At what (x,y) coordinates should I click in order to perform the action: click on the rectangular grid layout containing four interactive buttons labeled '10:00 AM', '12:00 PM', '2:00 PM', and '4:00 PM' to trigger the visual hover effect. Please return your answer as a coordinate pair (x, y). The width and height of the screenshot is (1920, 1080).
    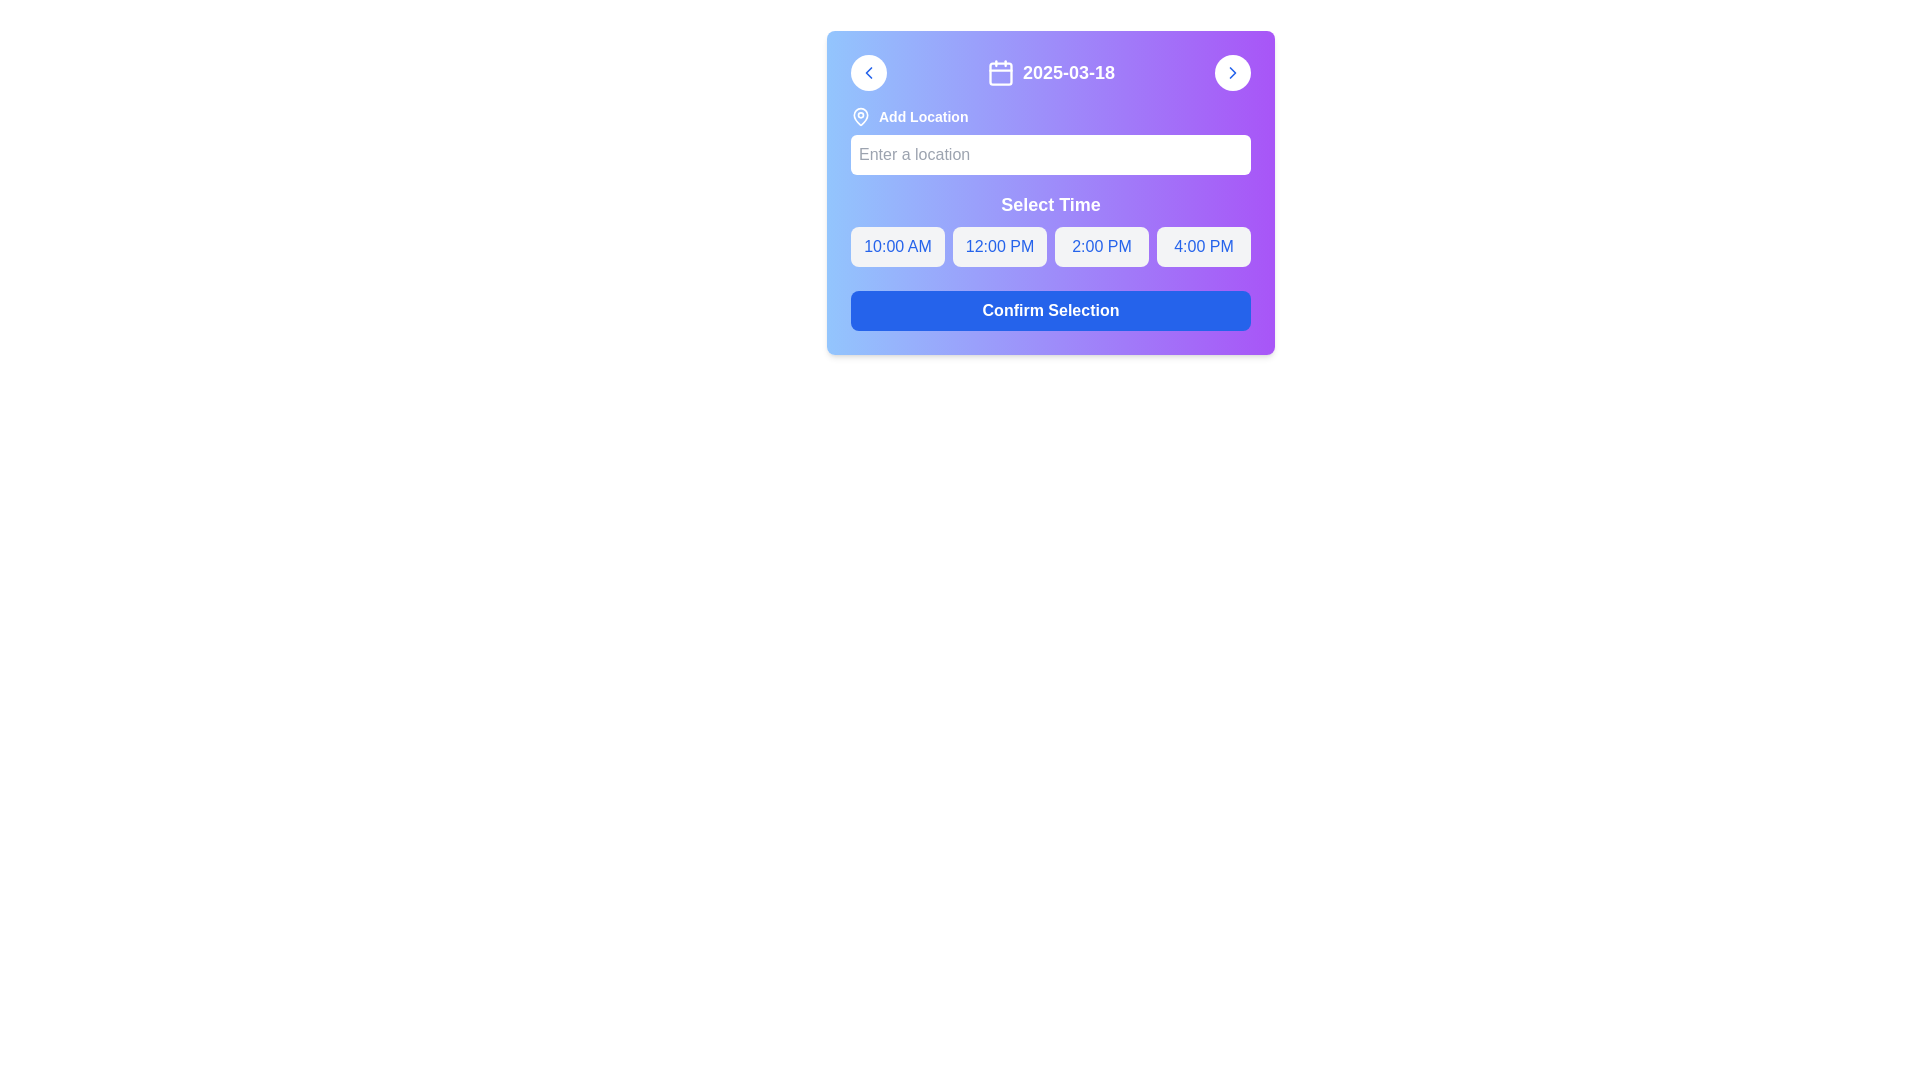
    Looking at the image, I should click on (1050, 245).